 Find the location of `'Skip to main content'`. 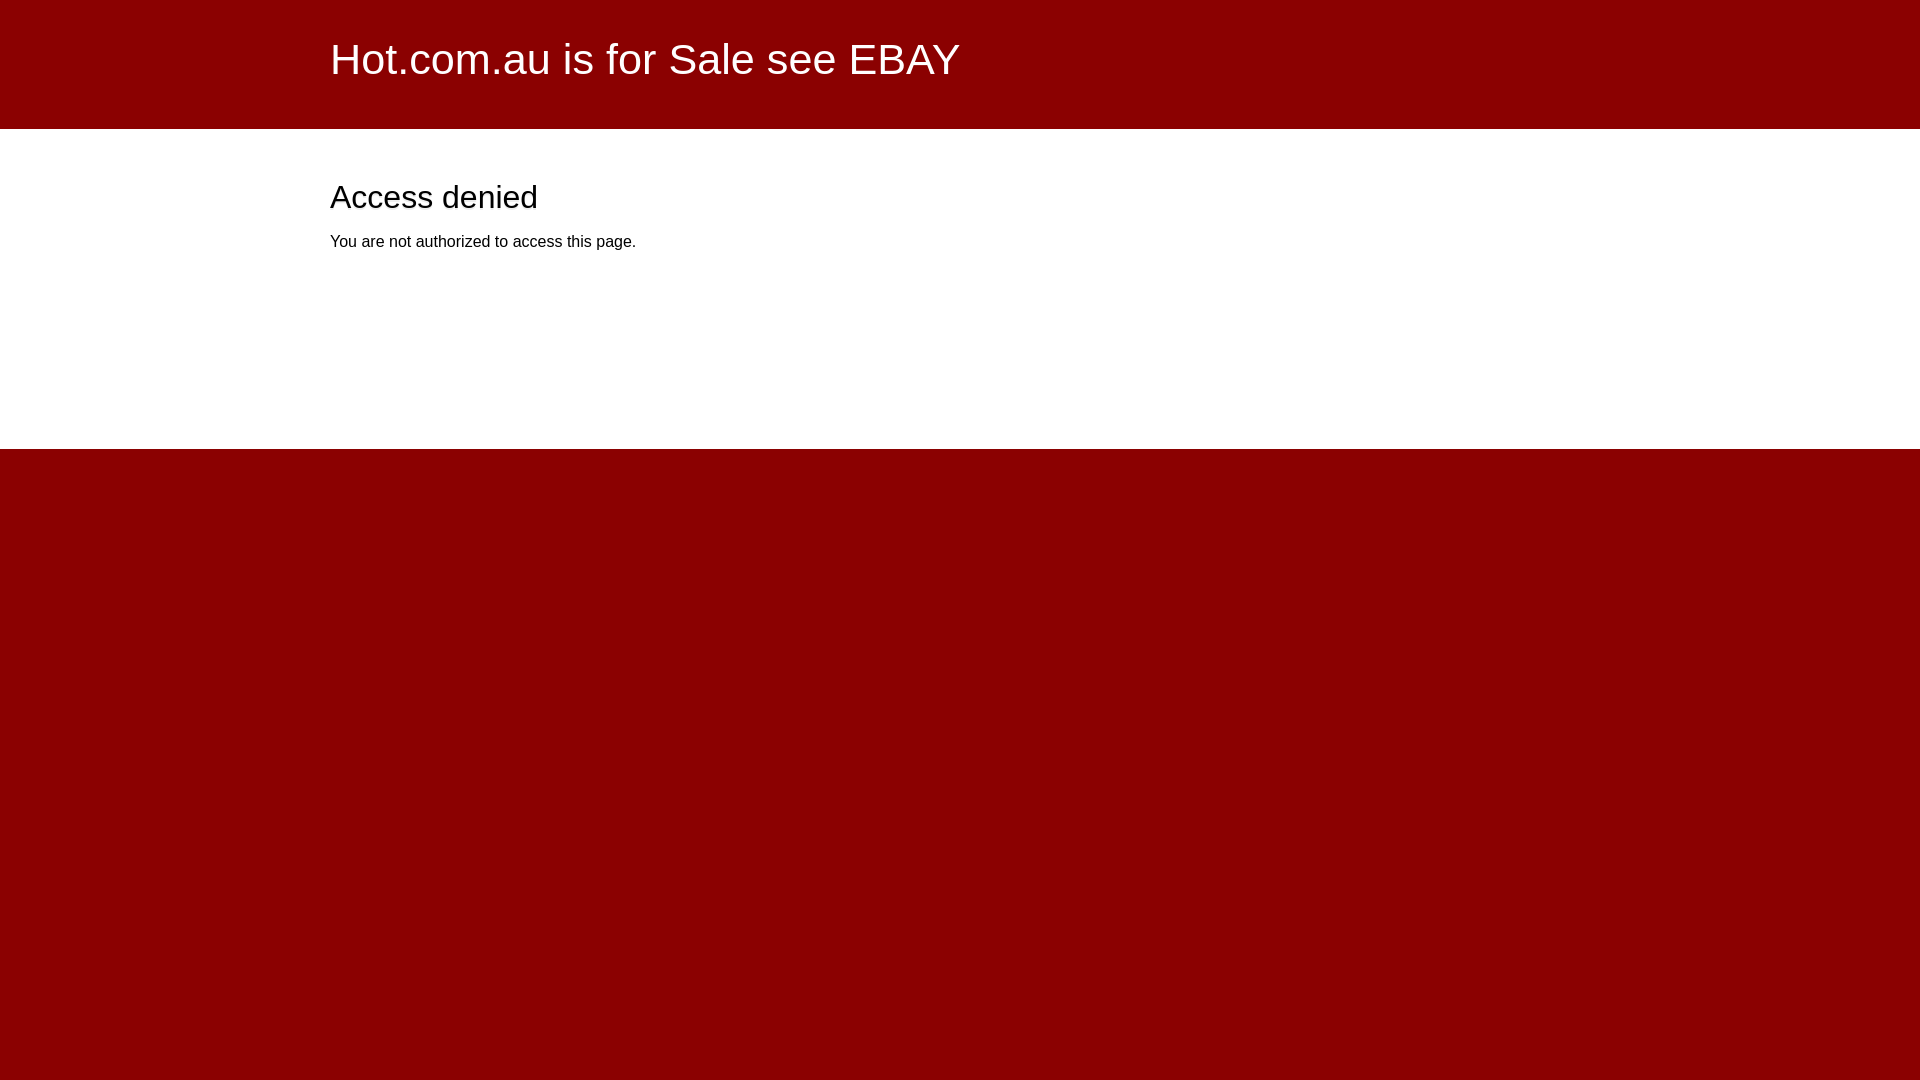

'Skip to main content' is located at coordinates (909, 2).